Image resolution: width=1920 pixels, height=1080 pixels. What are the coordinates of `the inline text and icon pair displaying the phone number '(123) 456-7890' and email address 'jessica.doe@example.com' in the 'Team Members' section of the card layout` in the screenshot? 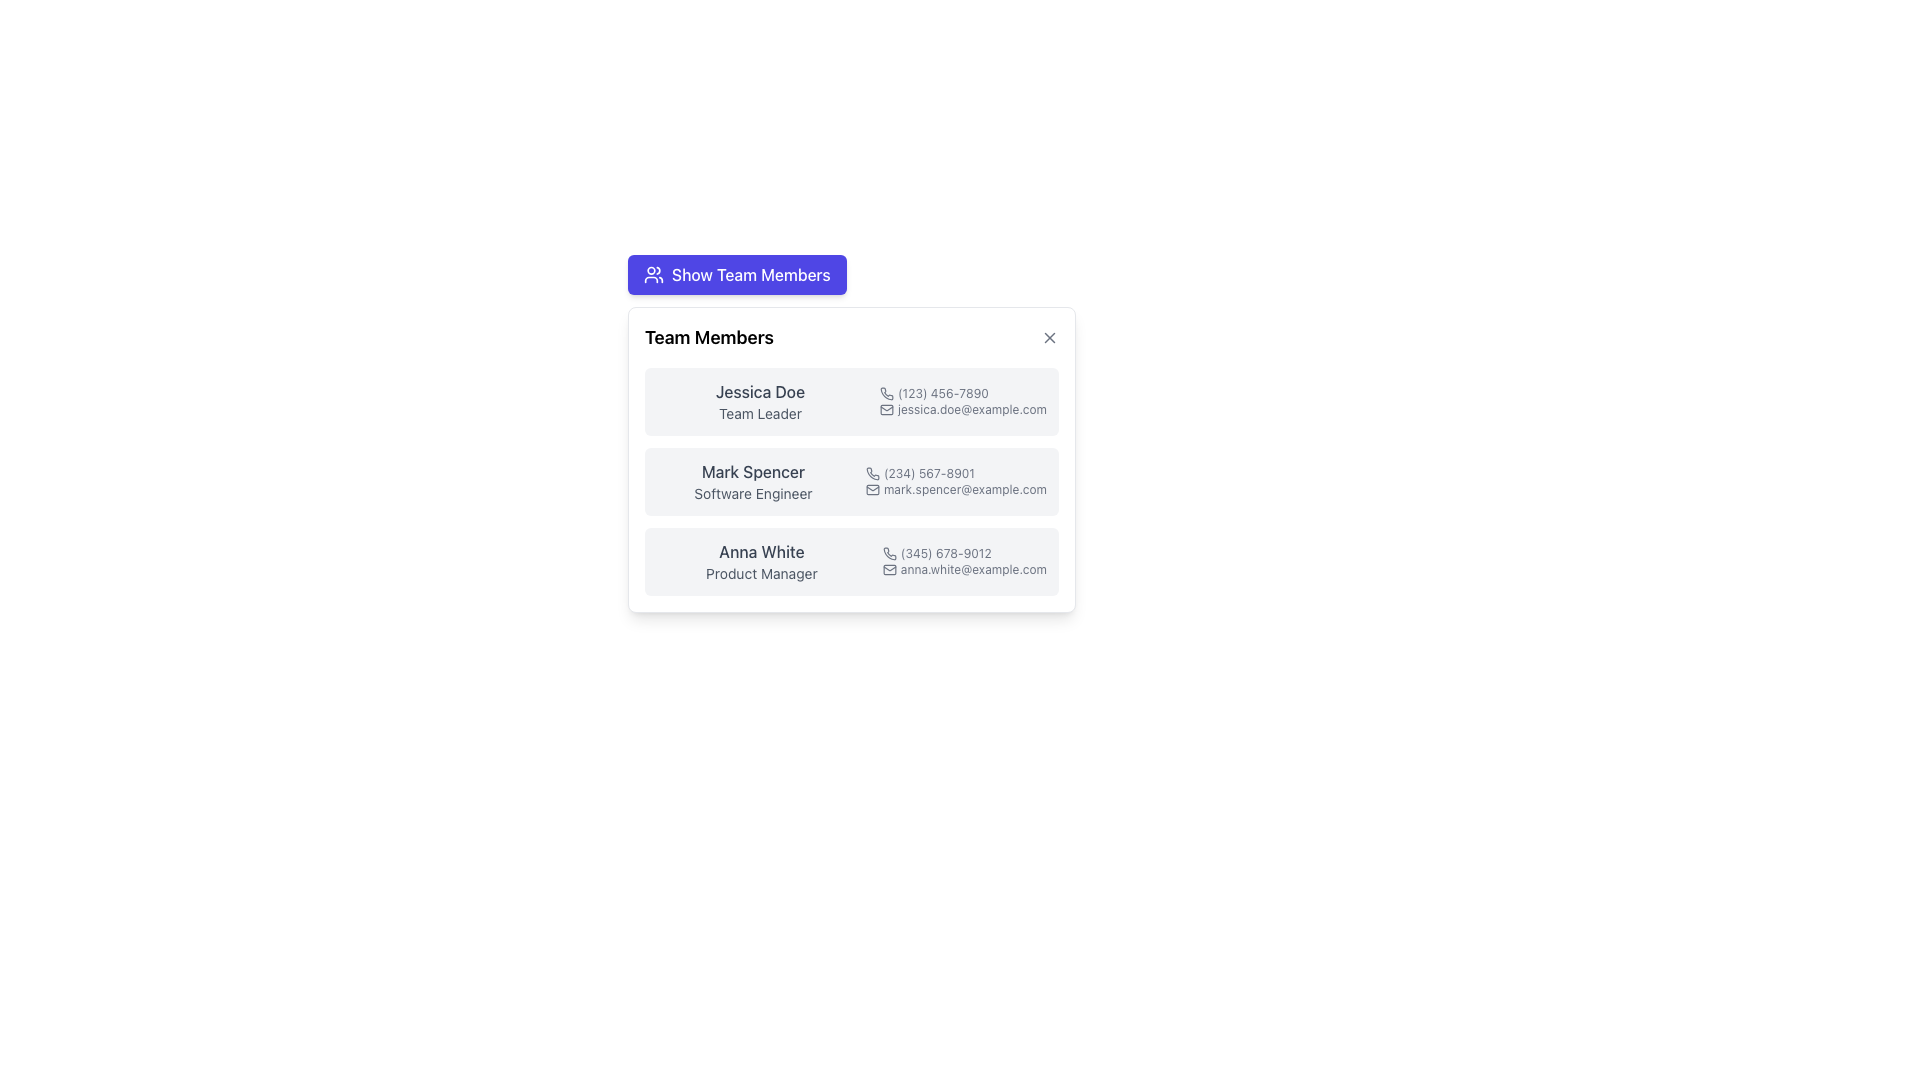 It's located at (963, 401).